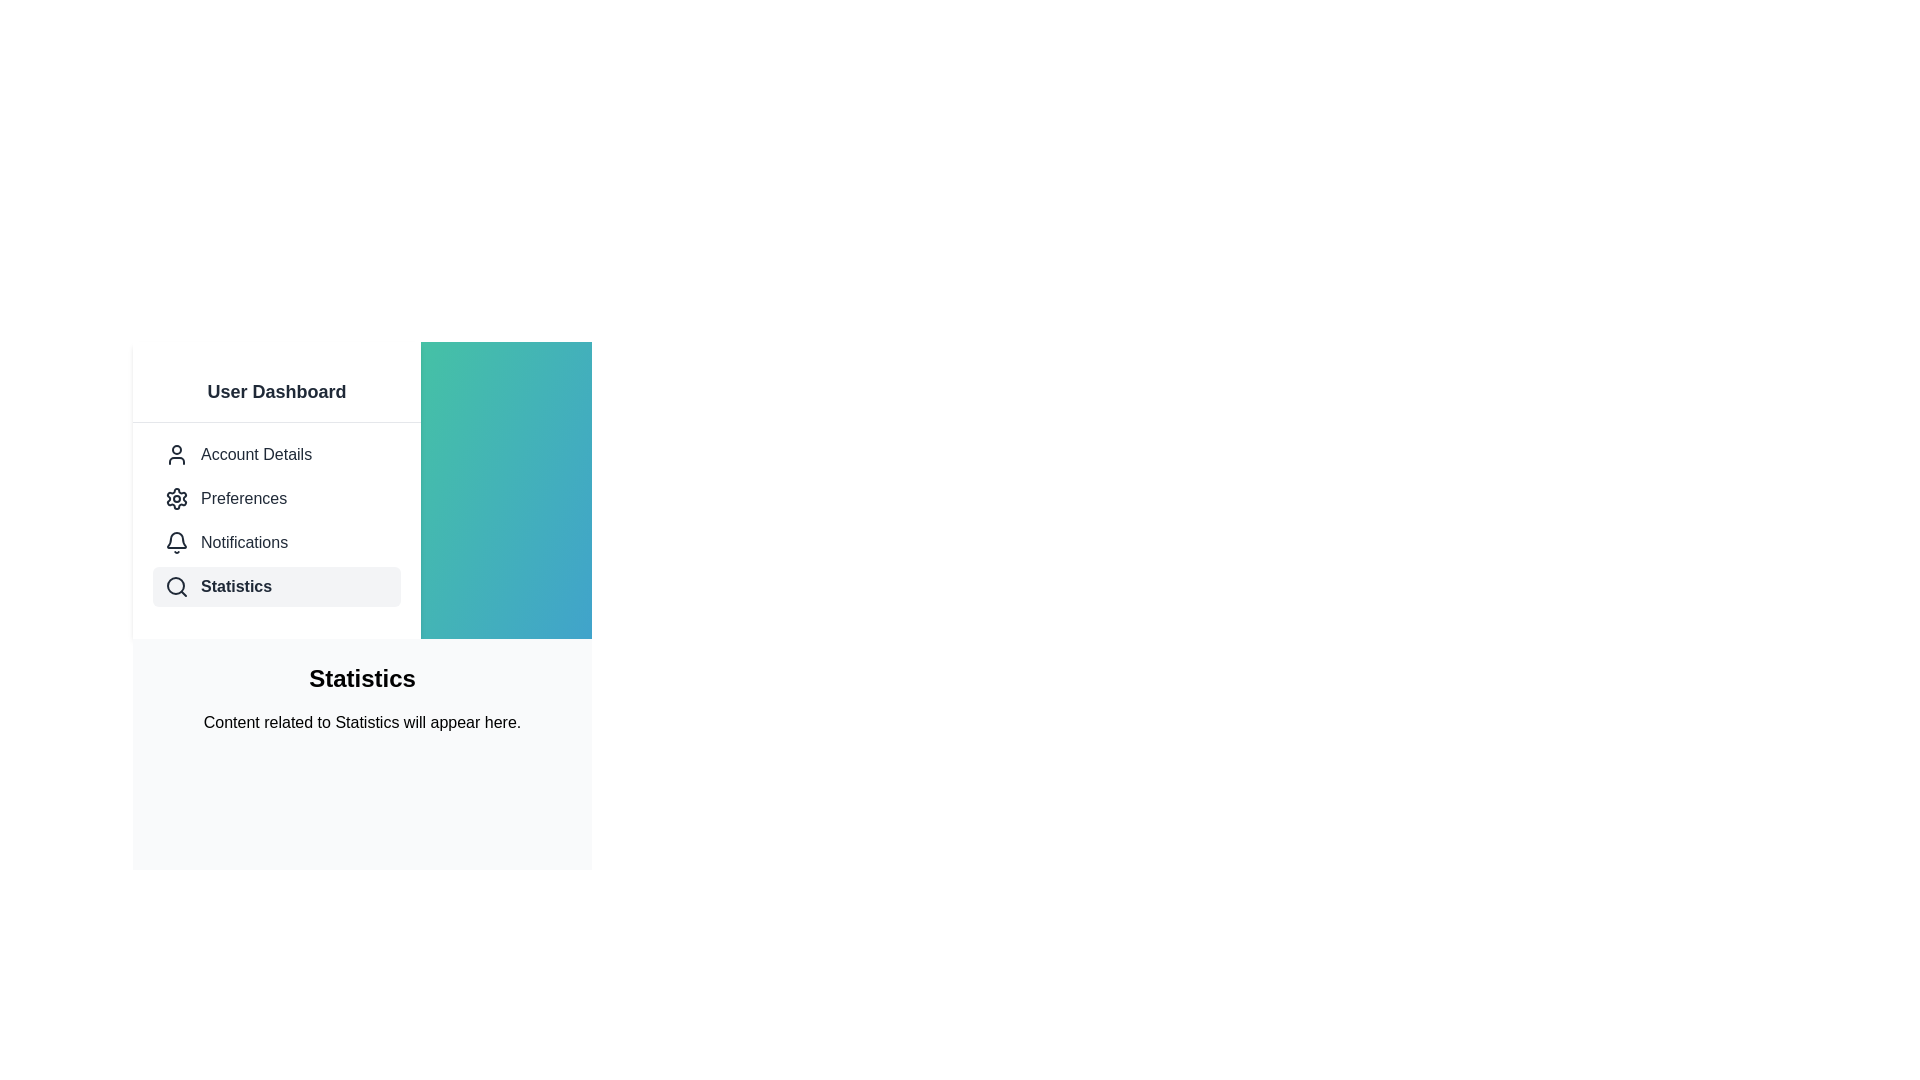 This screenshot has width=1920, height=1080. What do you see at coordinates (177, 540) in the screenshot?
I see `the bell icon in the left sidebar navigation menu` at bounding box center [177, 540].